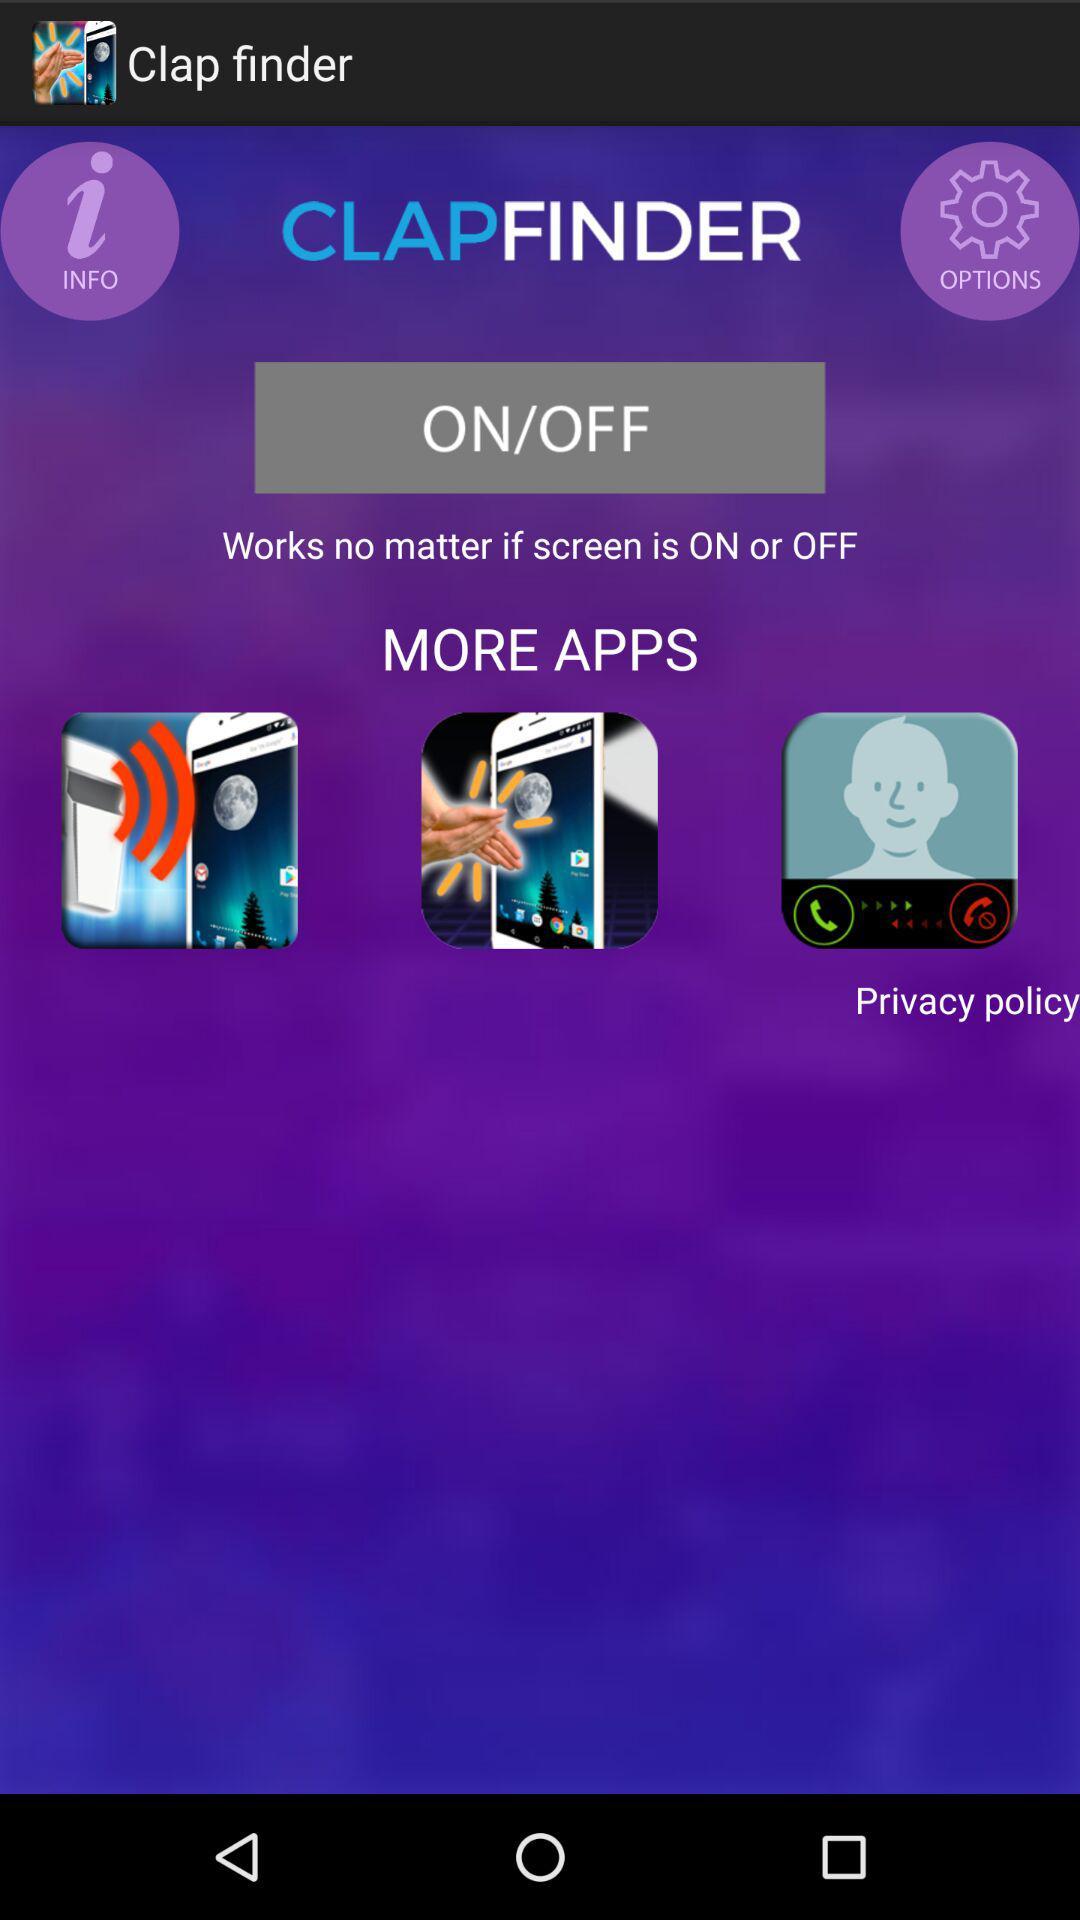  I want to click on the icon below the more apps, so click(540, 830).